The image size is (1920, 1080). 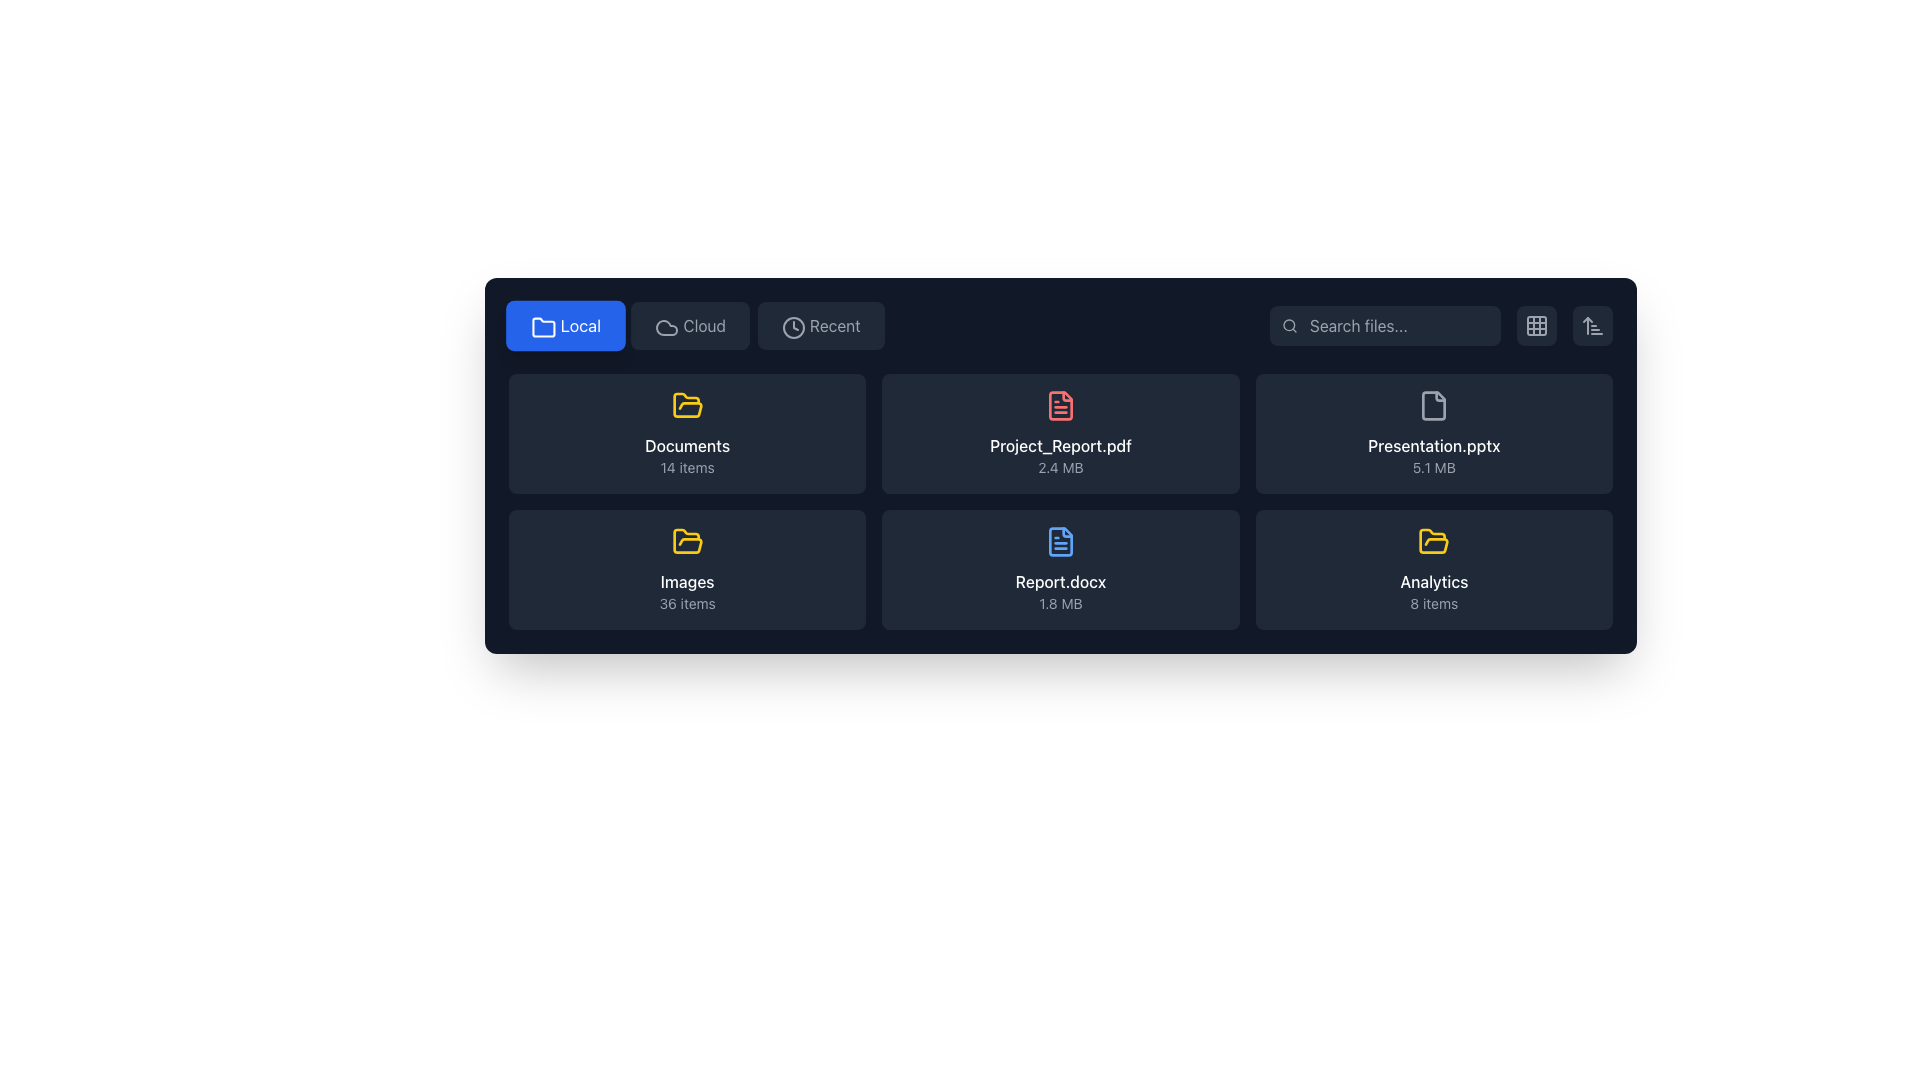 I want to click on the Text Label indicating the number of items associated with the 'Images' section, which is positioned directly beneath the 'Images' label, so click(x=687, y=603).